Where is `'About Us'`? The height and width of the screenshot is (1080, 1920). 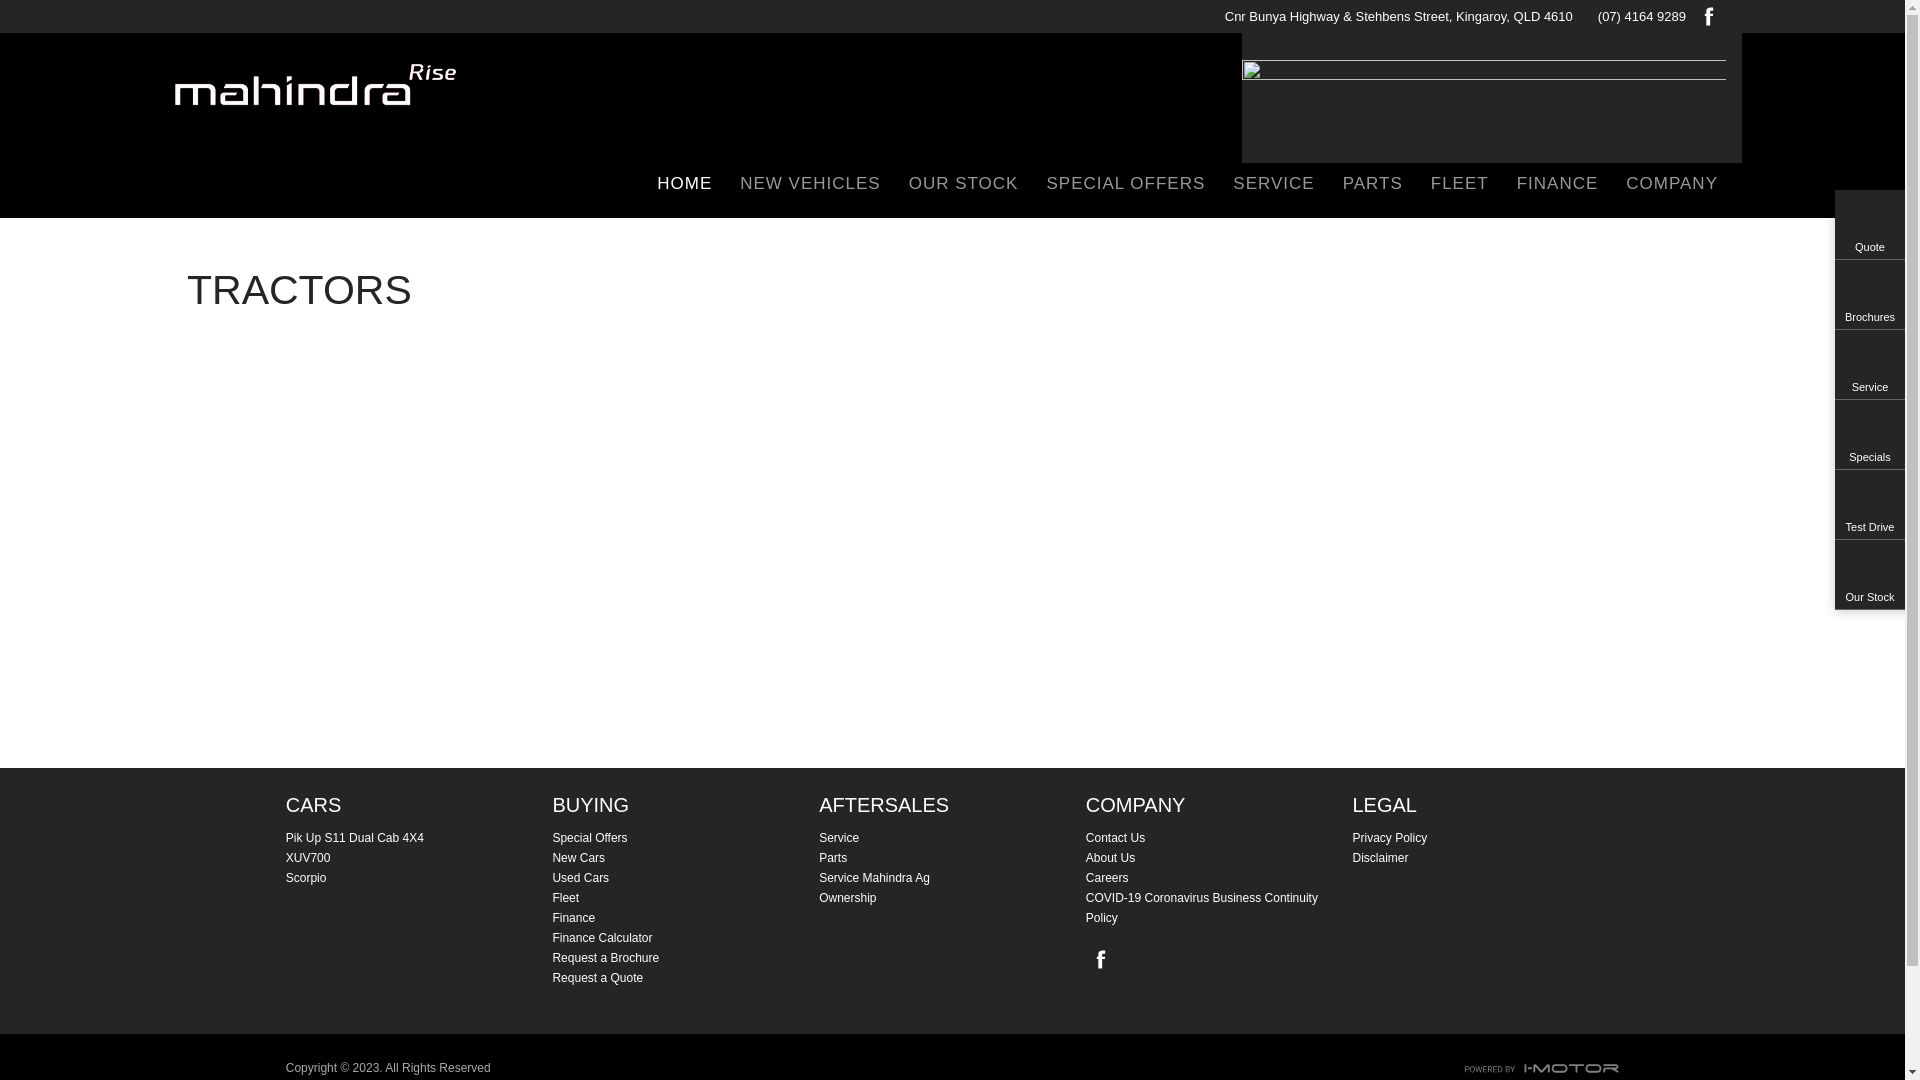
'About Us' is located at coordinates (1084, 856).